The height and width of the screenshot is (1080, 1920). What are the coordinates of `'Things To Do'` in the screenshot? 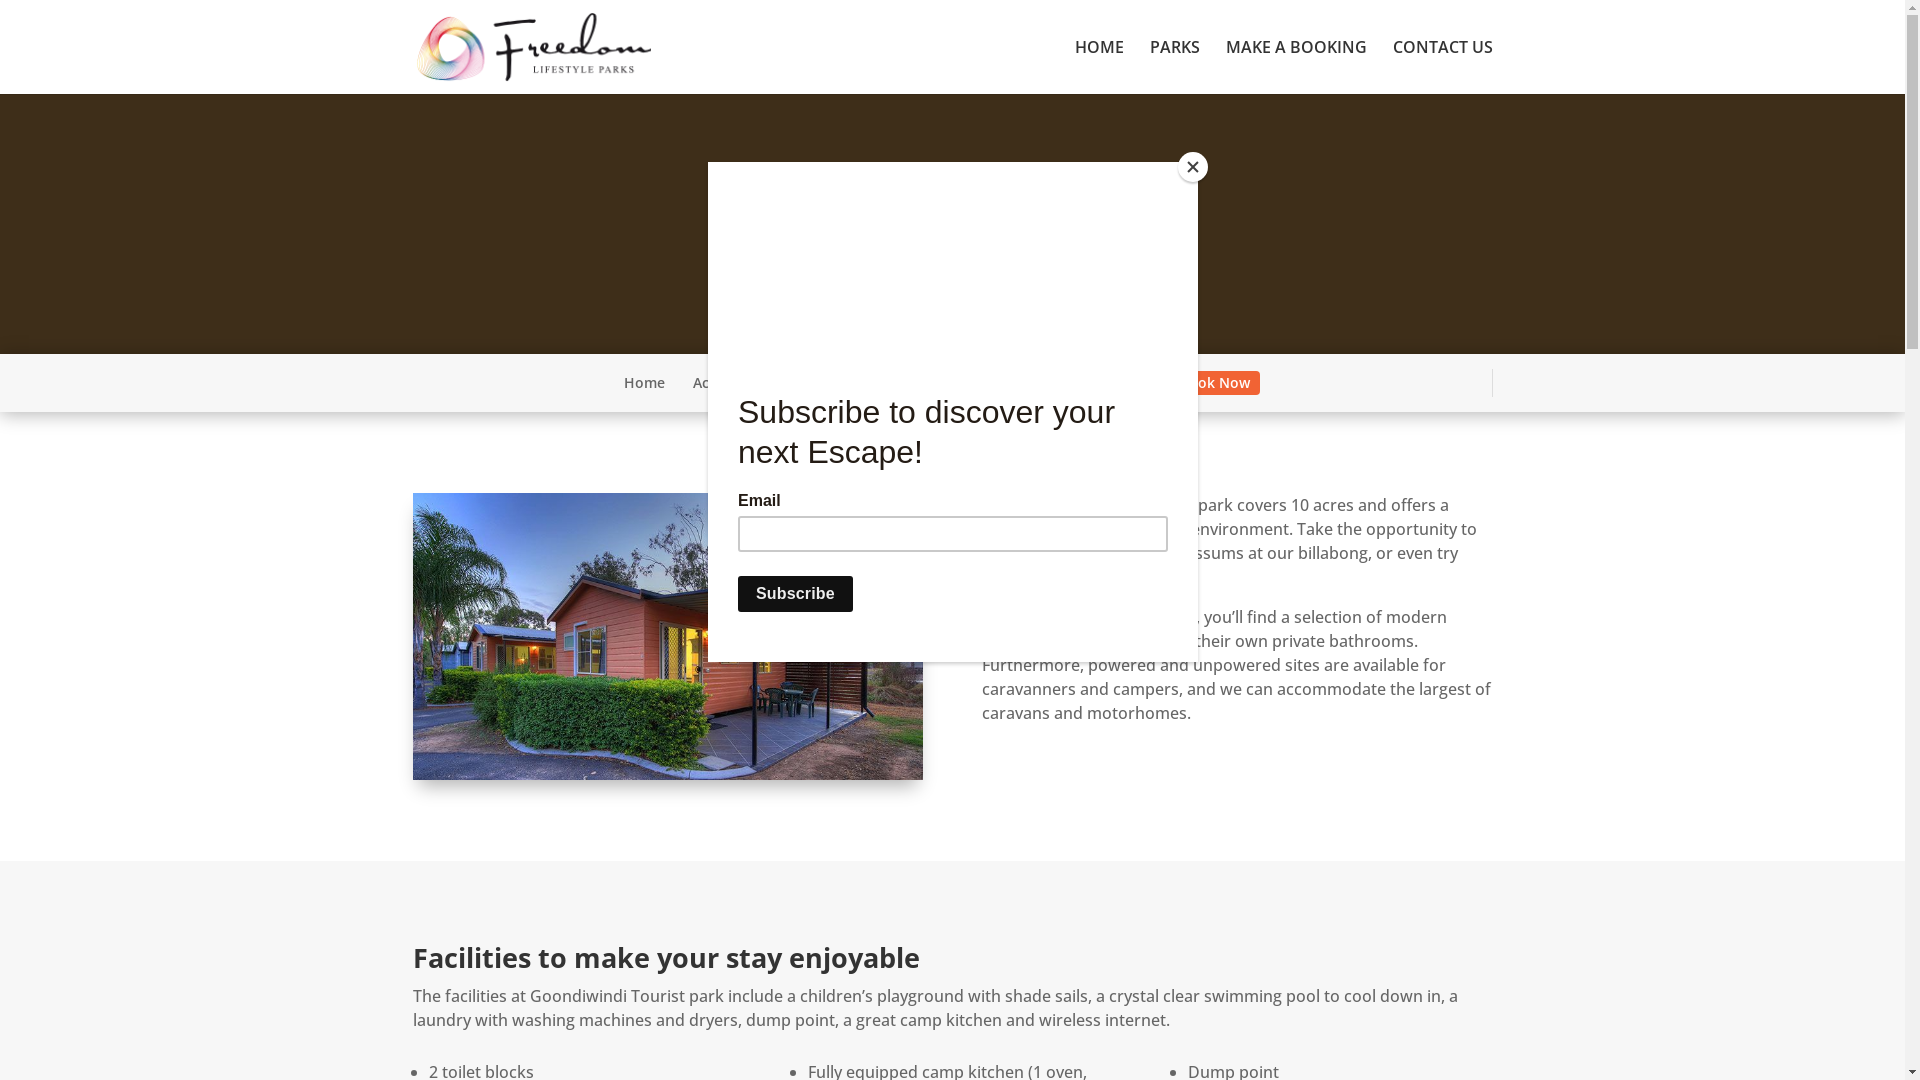 It's located at (970, 382).